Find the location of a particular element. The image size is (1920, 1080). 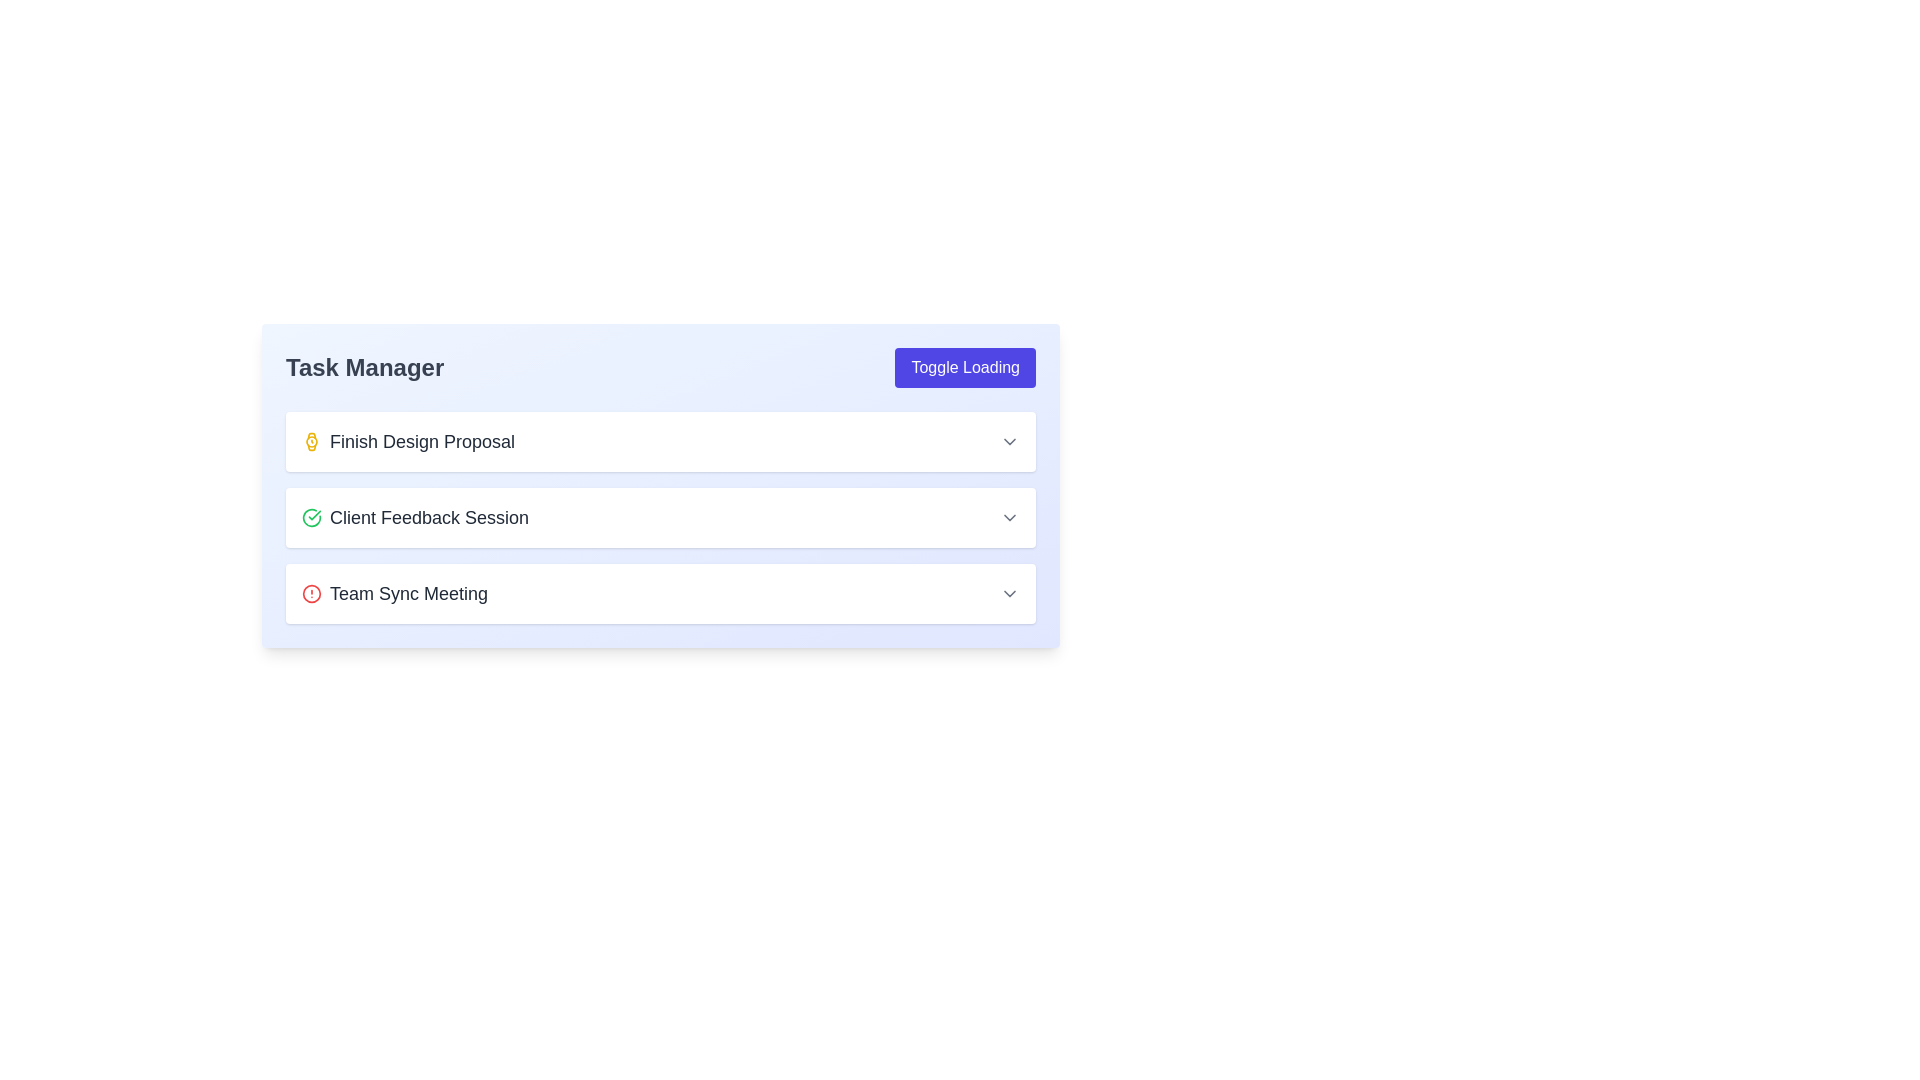

the text label 'Team Sync Meeting' located in the third task entry of the task management interface, adjacent to the alert icon is located at coordinates (407, 593).